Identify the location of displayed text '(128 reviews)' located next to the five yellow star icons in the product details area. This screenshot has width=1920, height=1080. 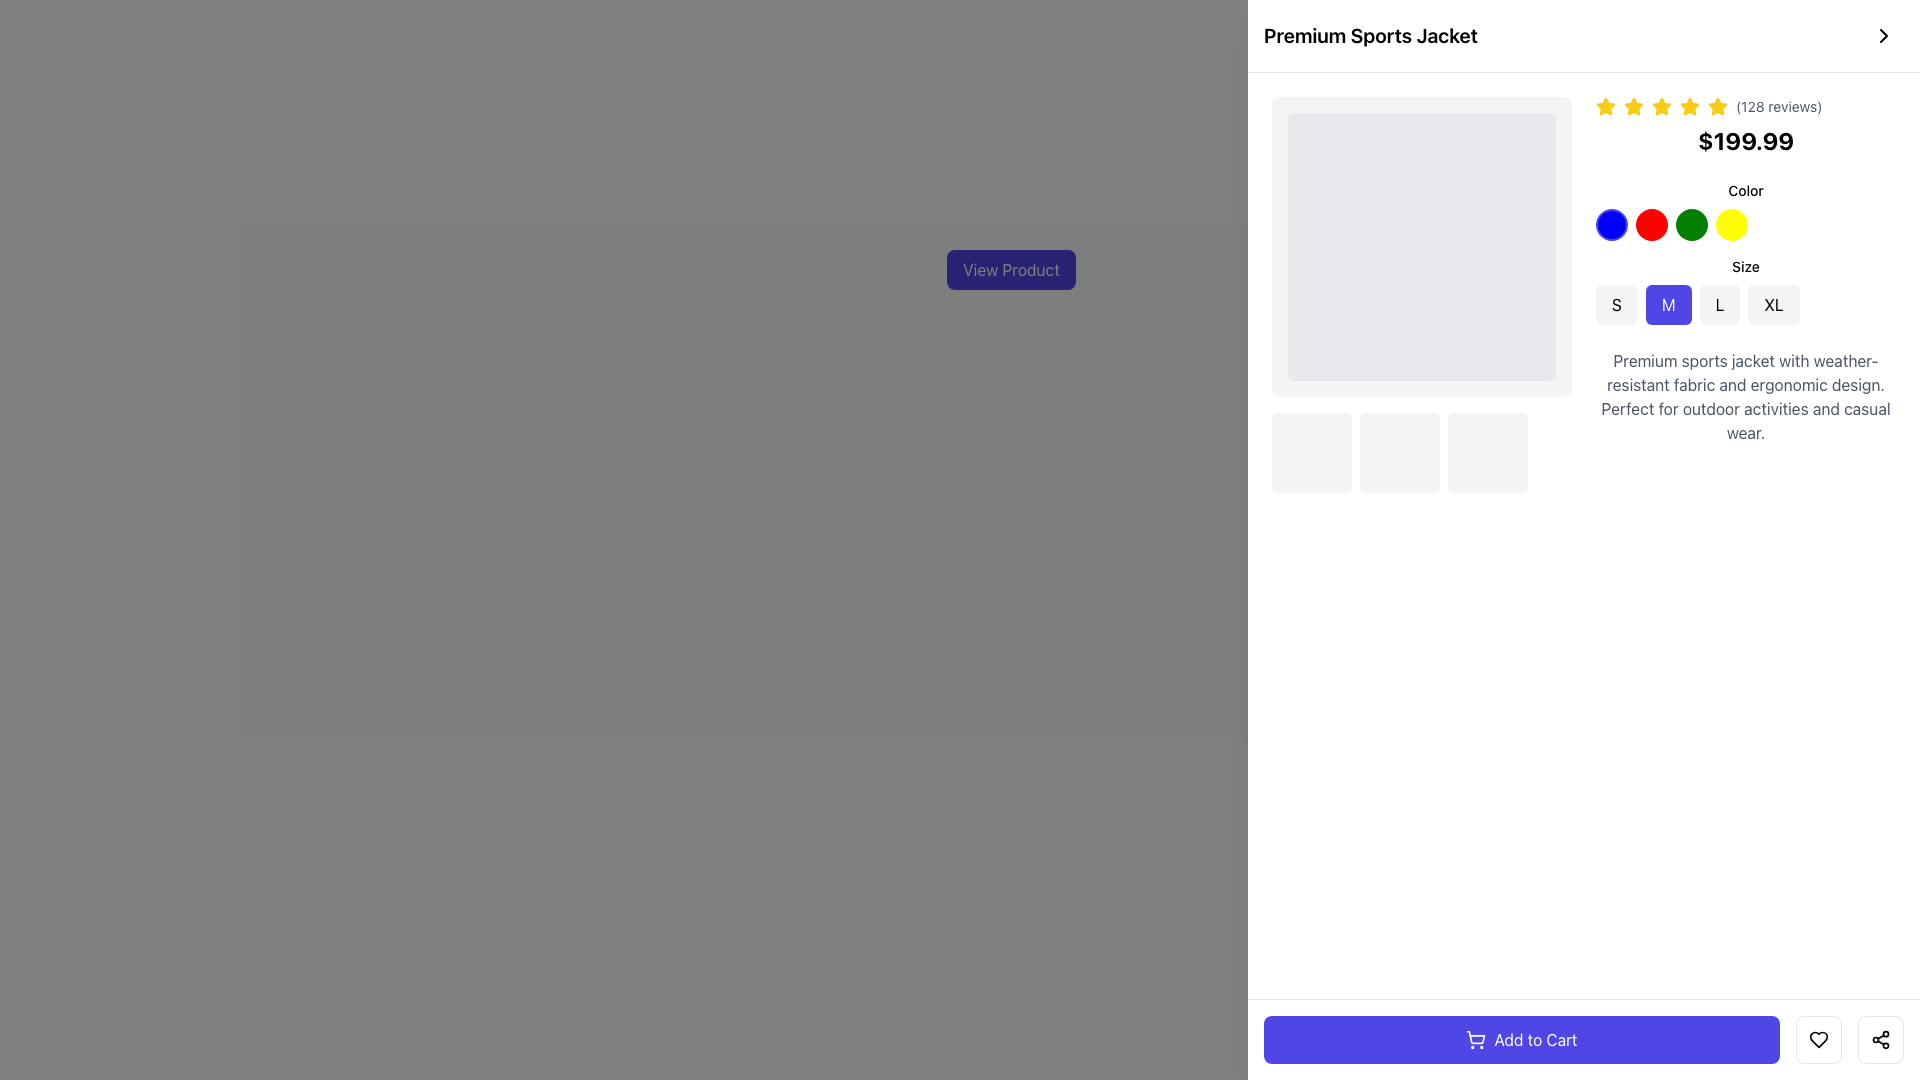
(1745, 107).